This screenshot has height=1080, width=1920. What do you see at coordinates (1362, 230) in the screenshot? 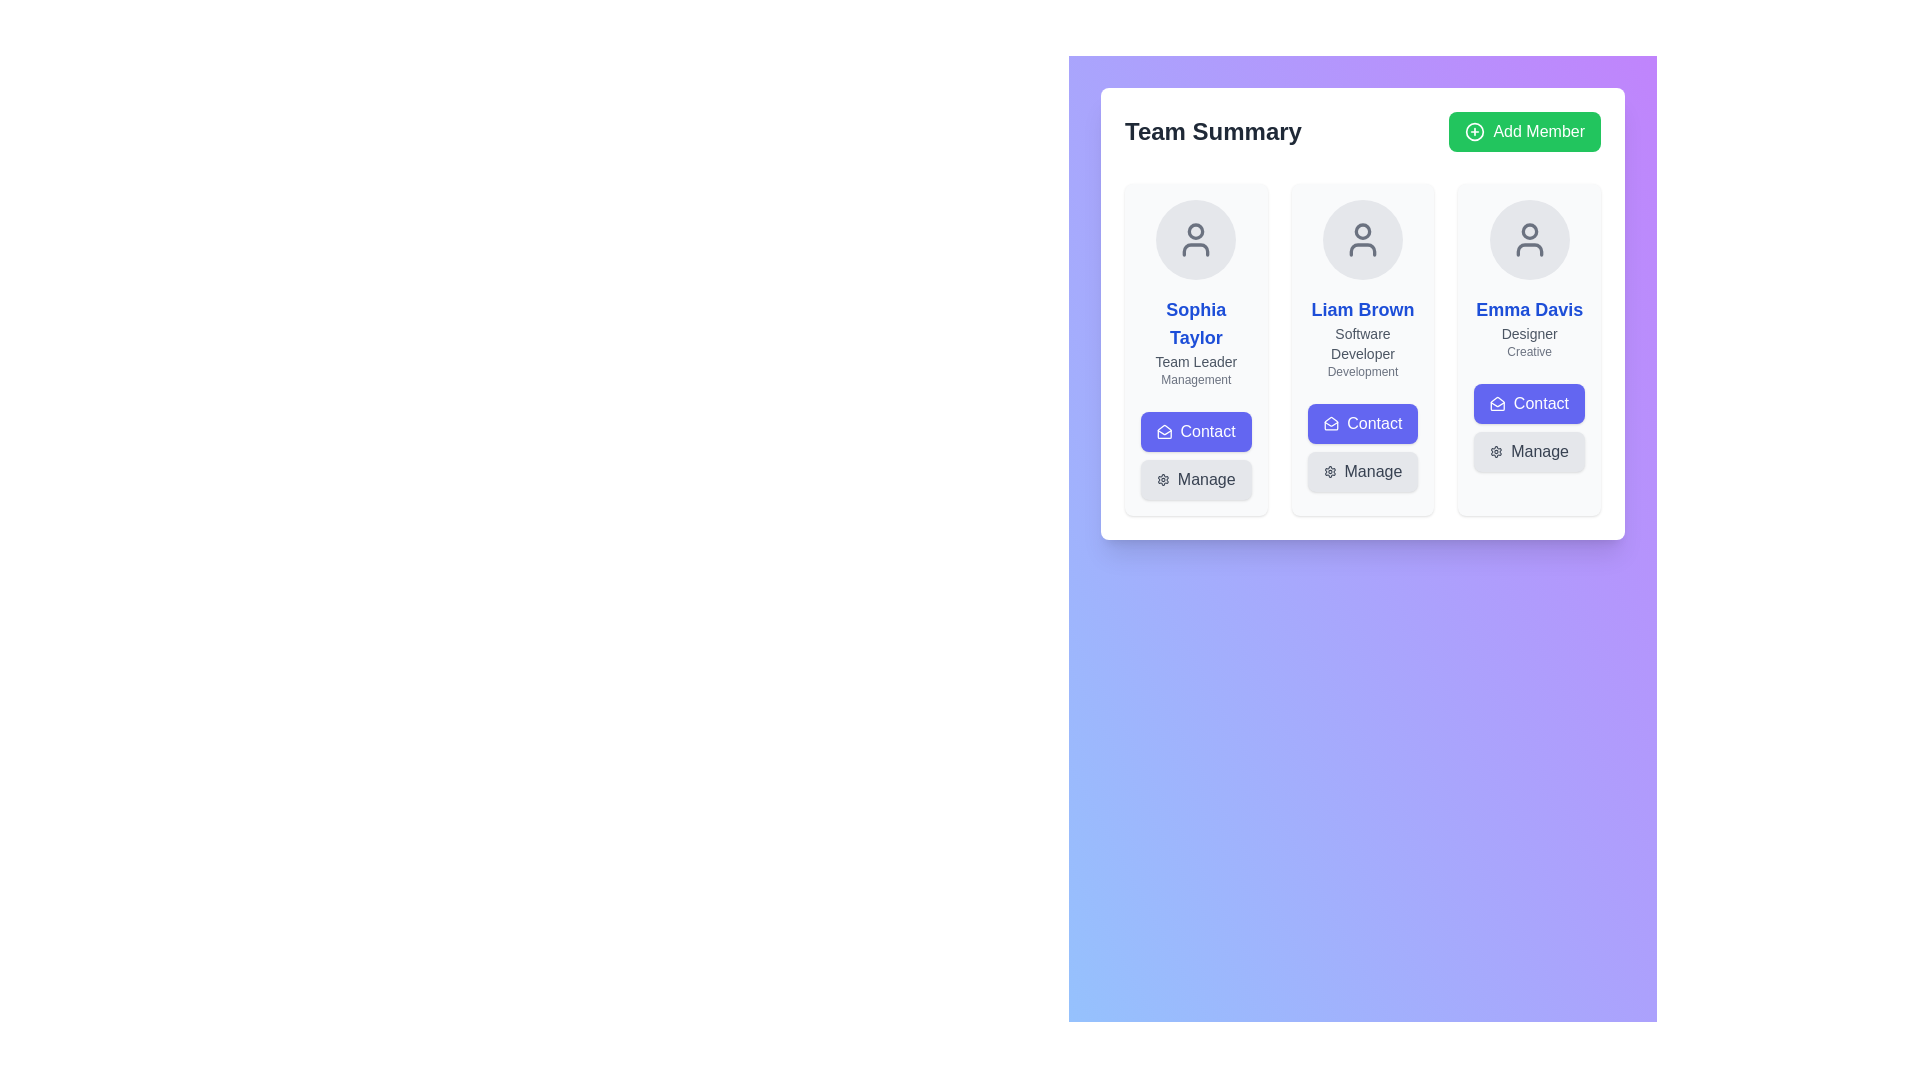
I see `the Circle element of Liam Brown's profile icon, which is located in the upper region of the icon` at bounding box center [1362, 230].